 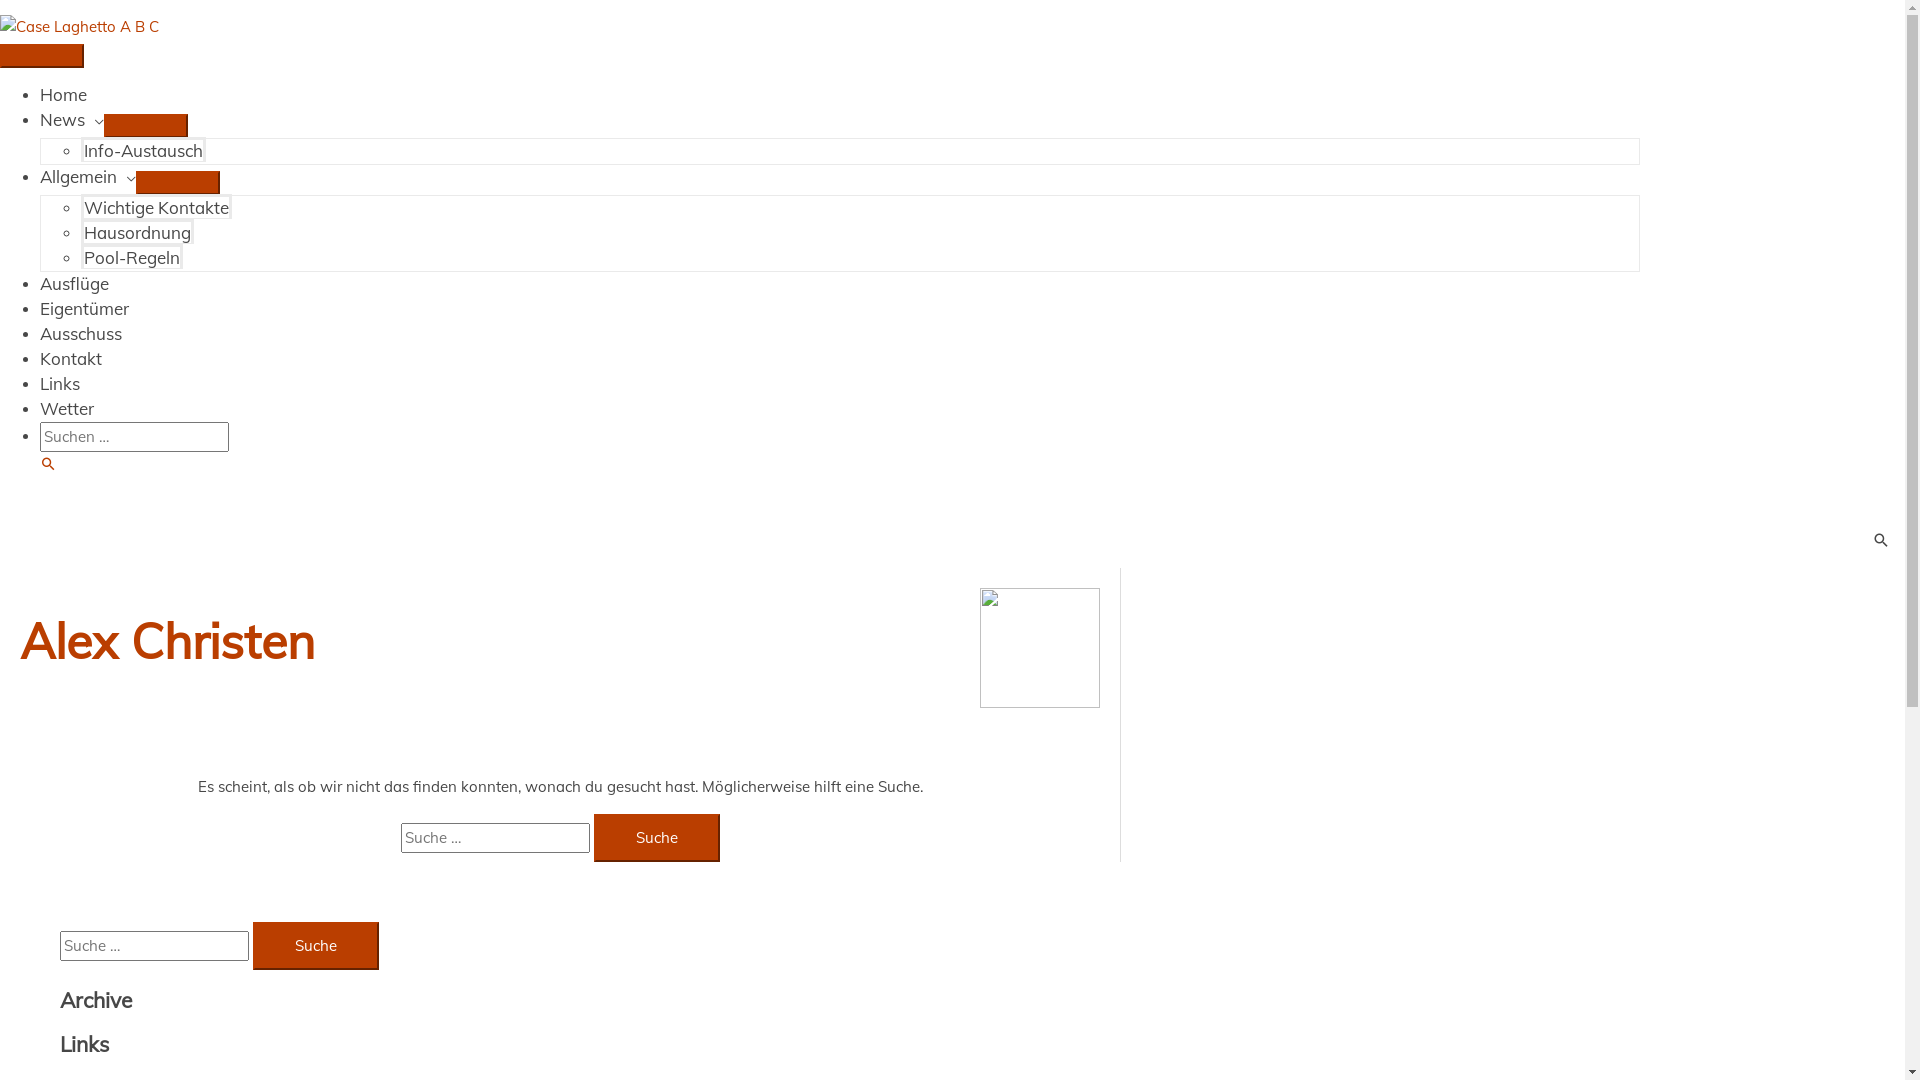 What do you see at coordinates (155, 206) in the screenshot?
I see `'Wichtige Kontakte'` at bounding box center [155, 206].